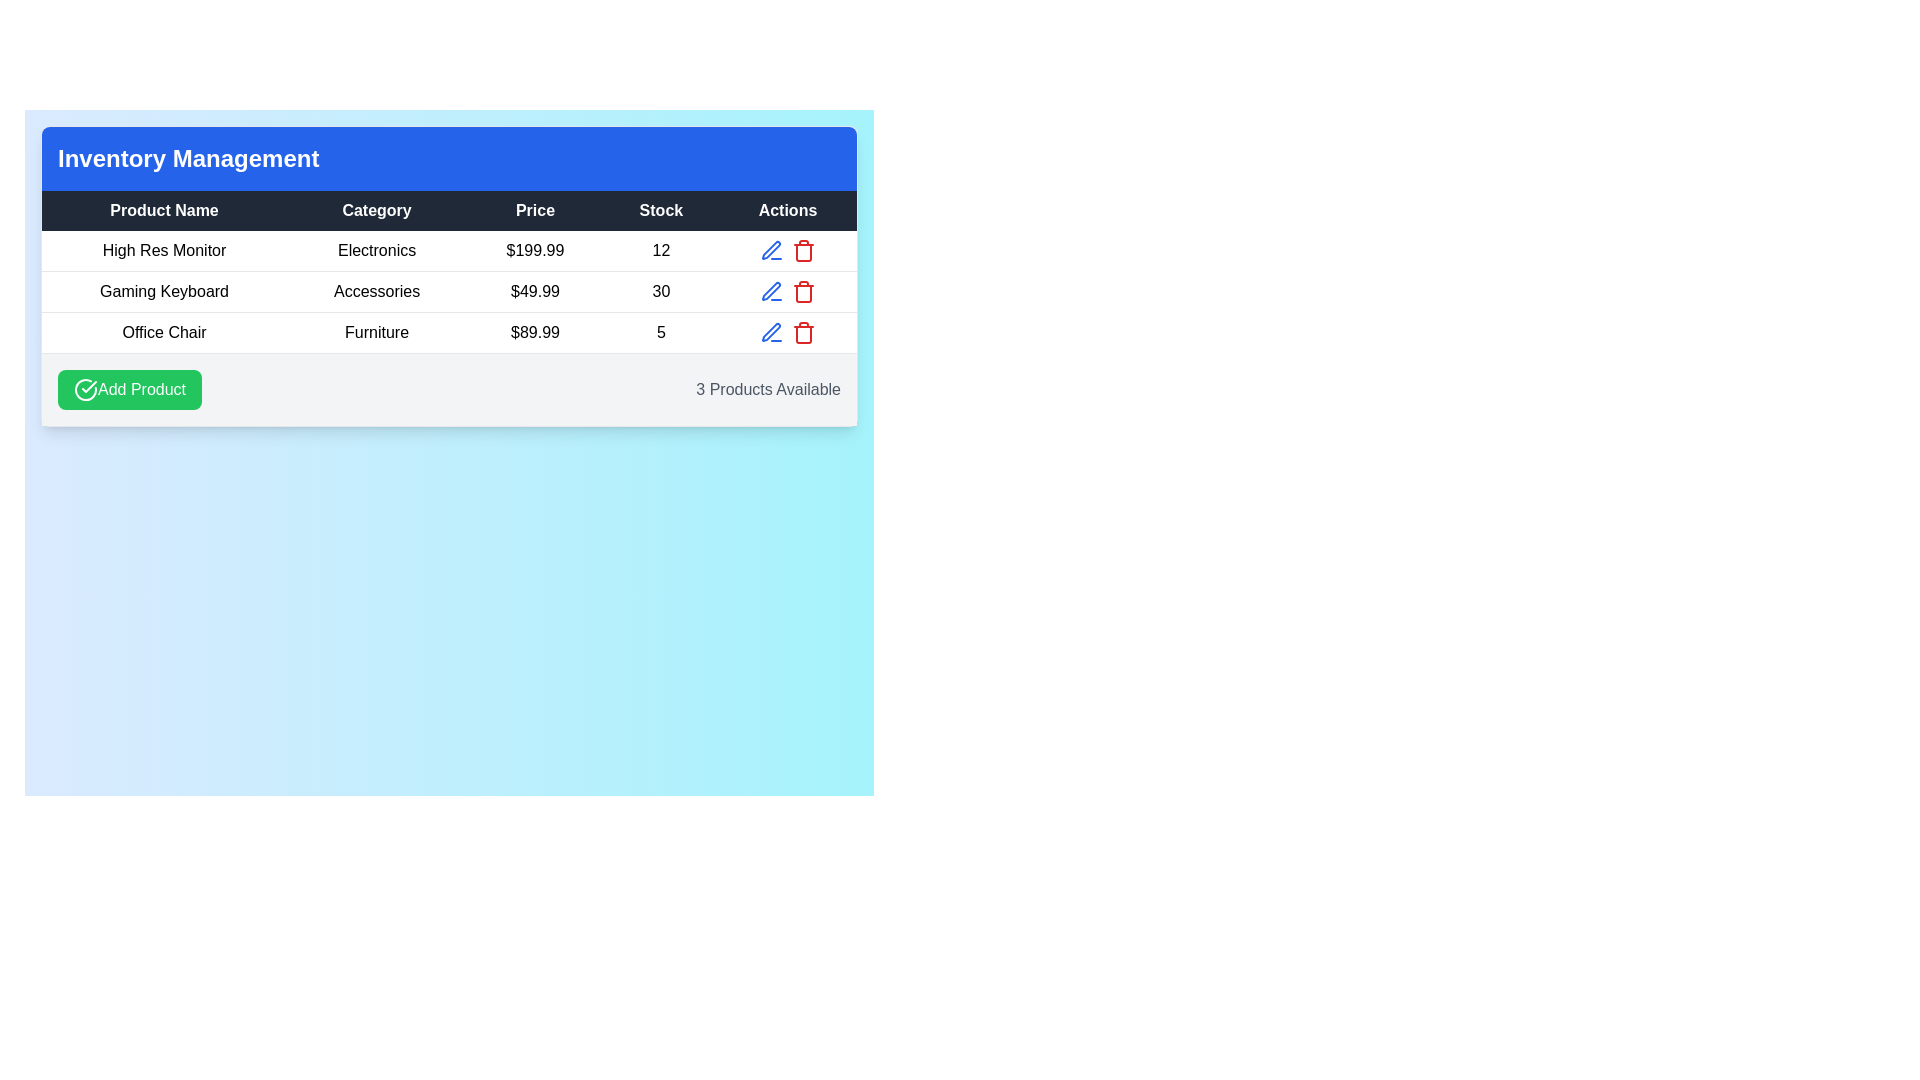  Describe the element at coordinates (535, 250) in the screenshot. I see `the text label displaying the price "$199.99" located in the first row of the data table under the "Price" column` at that location.